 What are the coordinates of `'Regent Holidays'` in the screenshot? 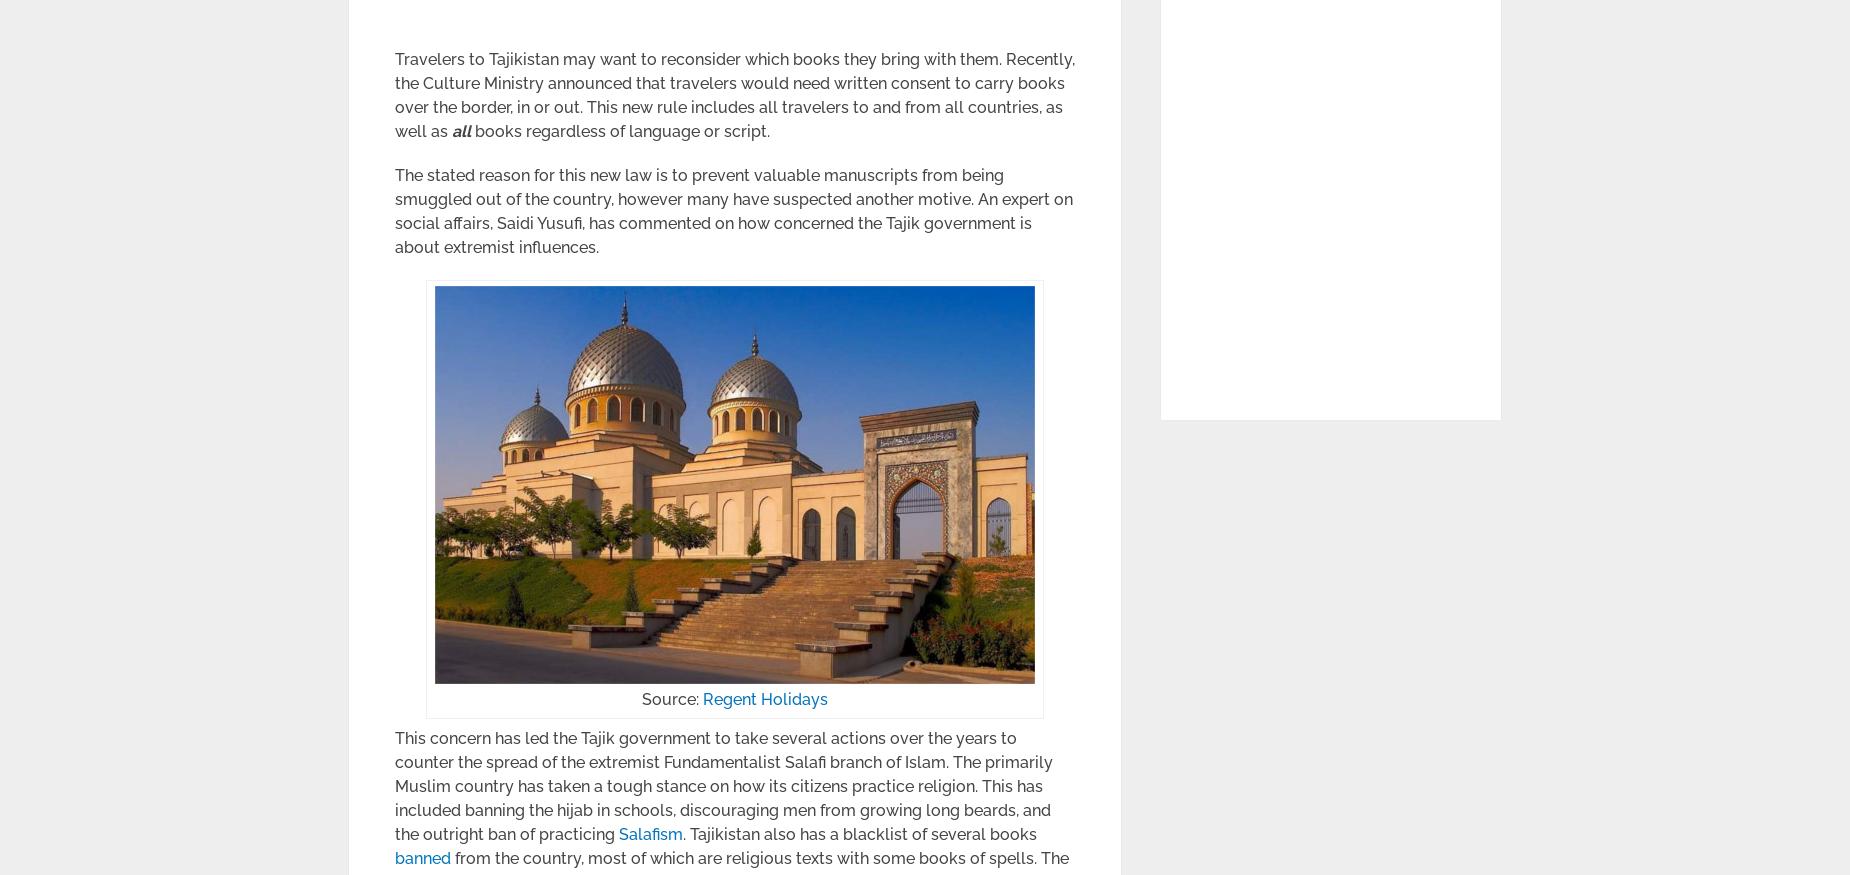 It's located at (765, 699).